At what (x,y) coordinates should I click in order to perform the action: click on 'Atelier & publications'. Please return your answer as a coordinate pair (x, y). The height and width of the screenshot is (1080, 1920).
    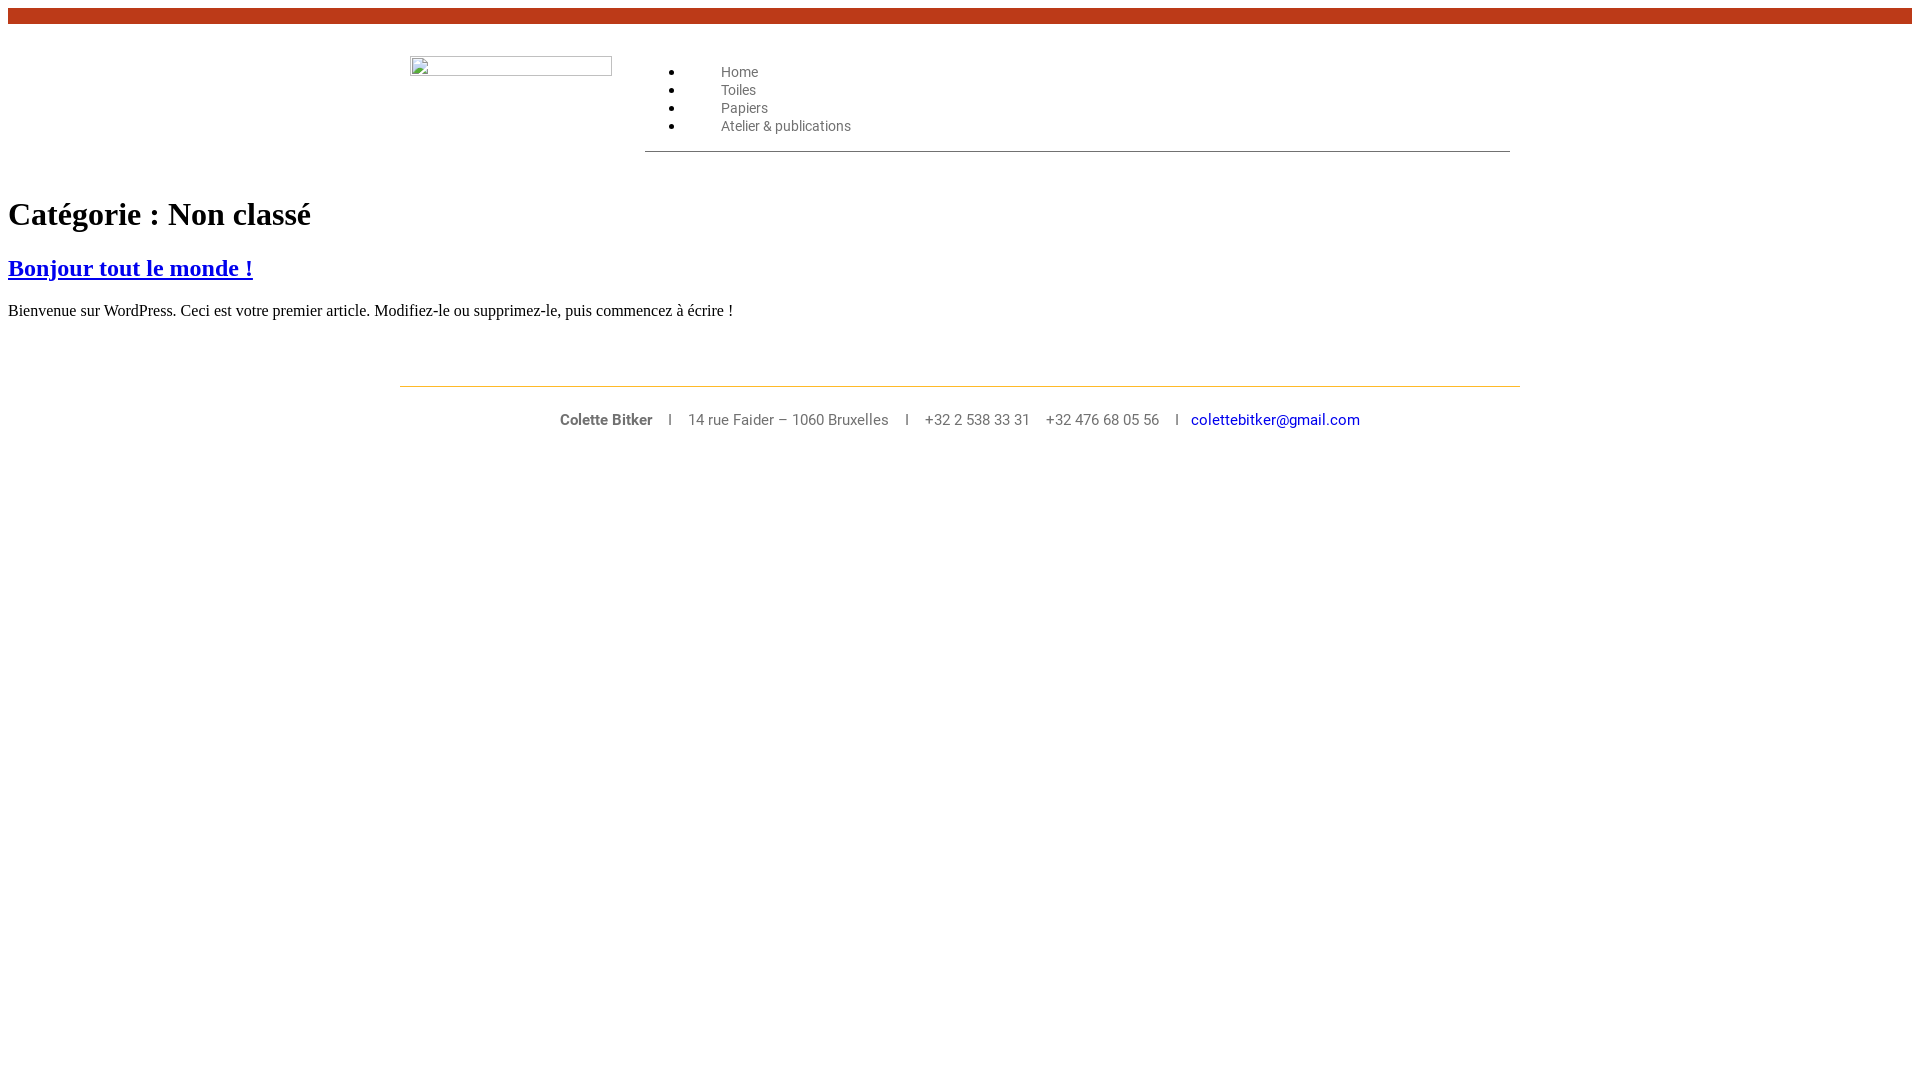
    Looking at the image, I should click on (785, 126).